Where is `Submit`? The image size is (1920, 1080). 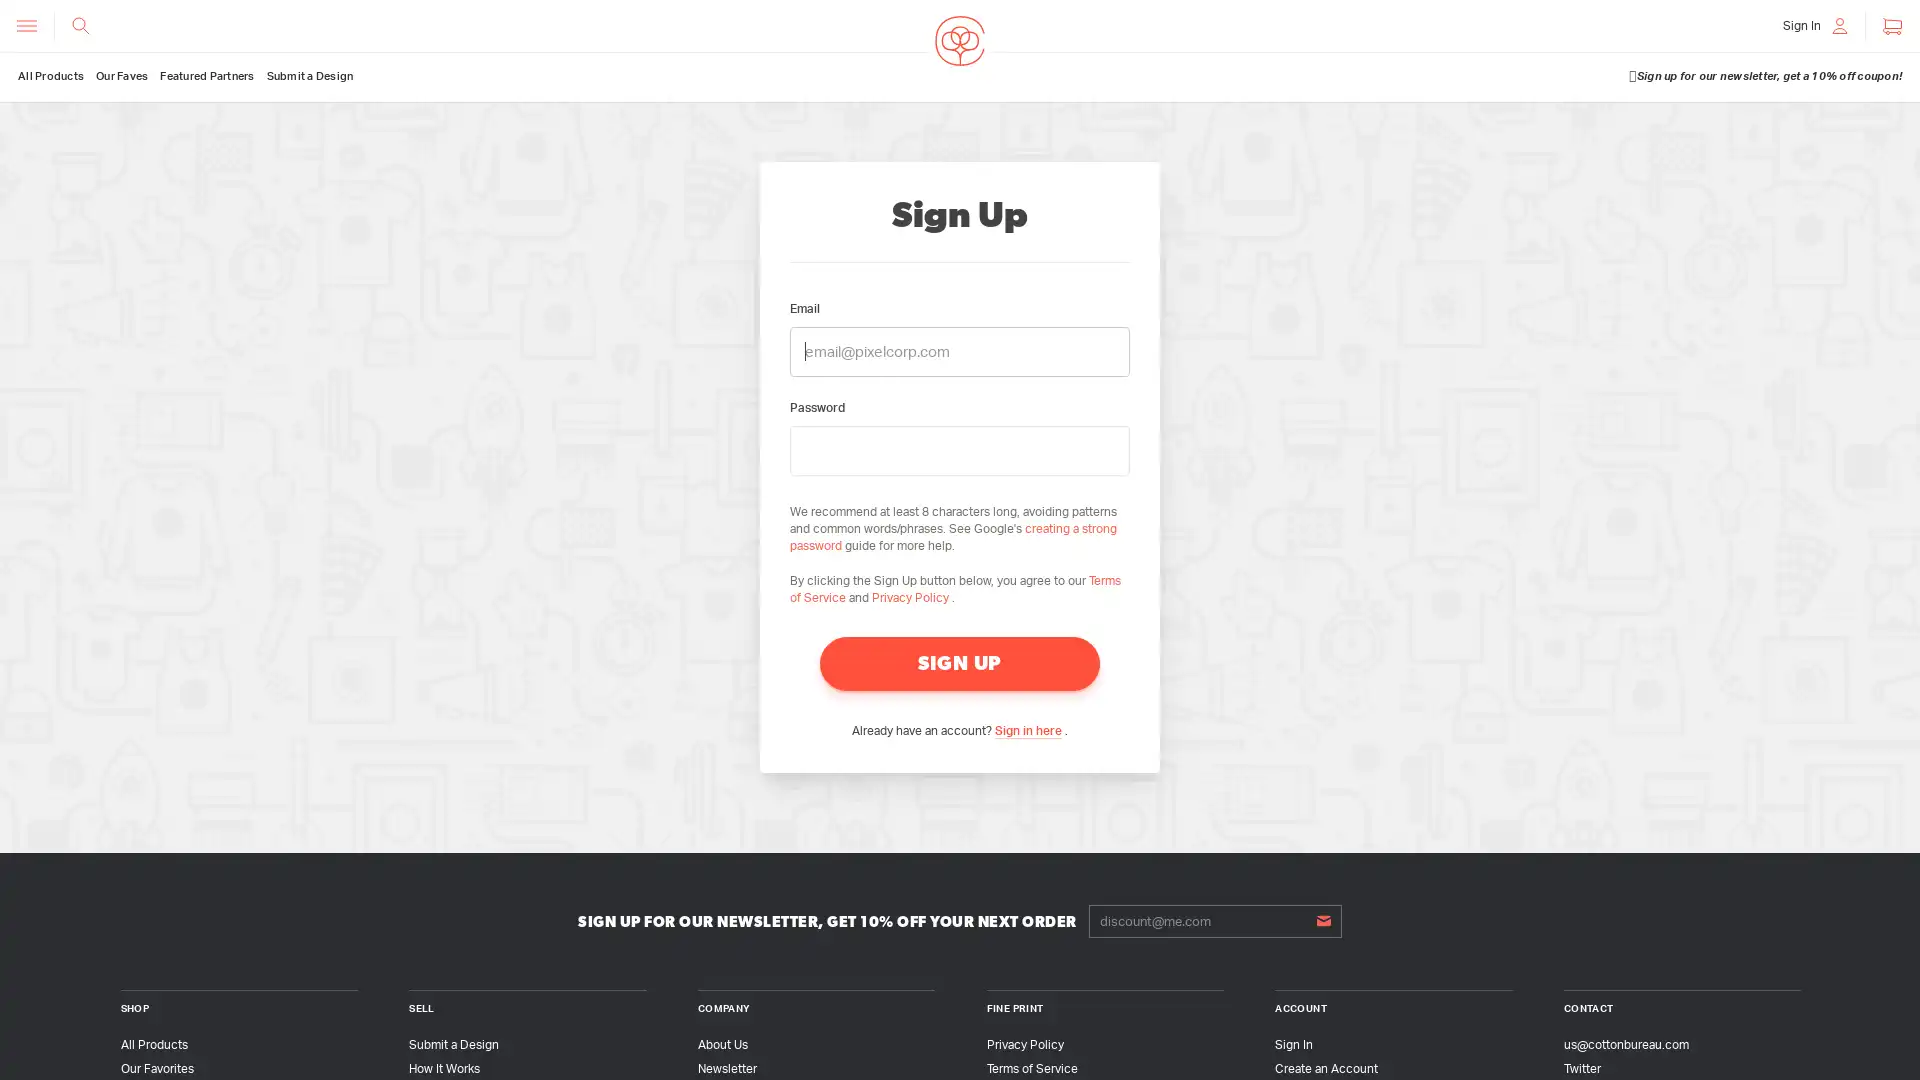
Submit is located at coordinates (1323, 920).